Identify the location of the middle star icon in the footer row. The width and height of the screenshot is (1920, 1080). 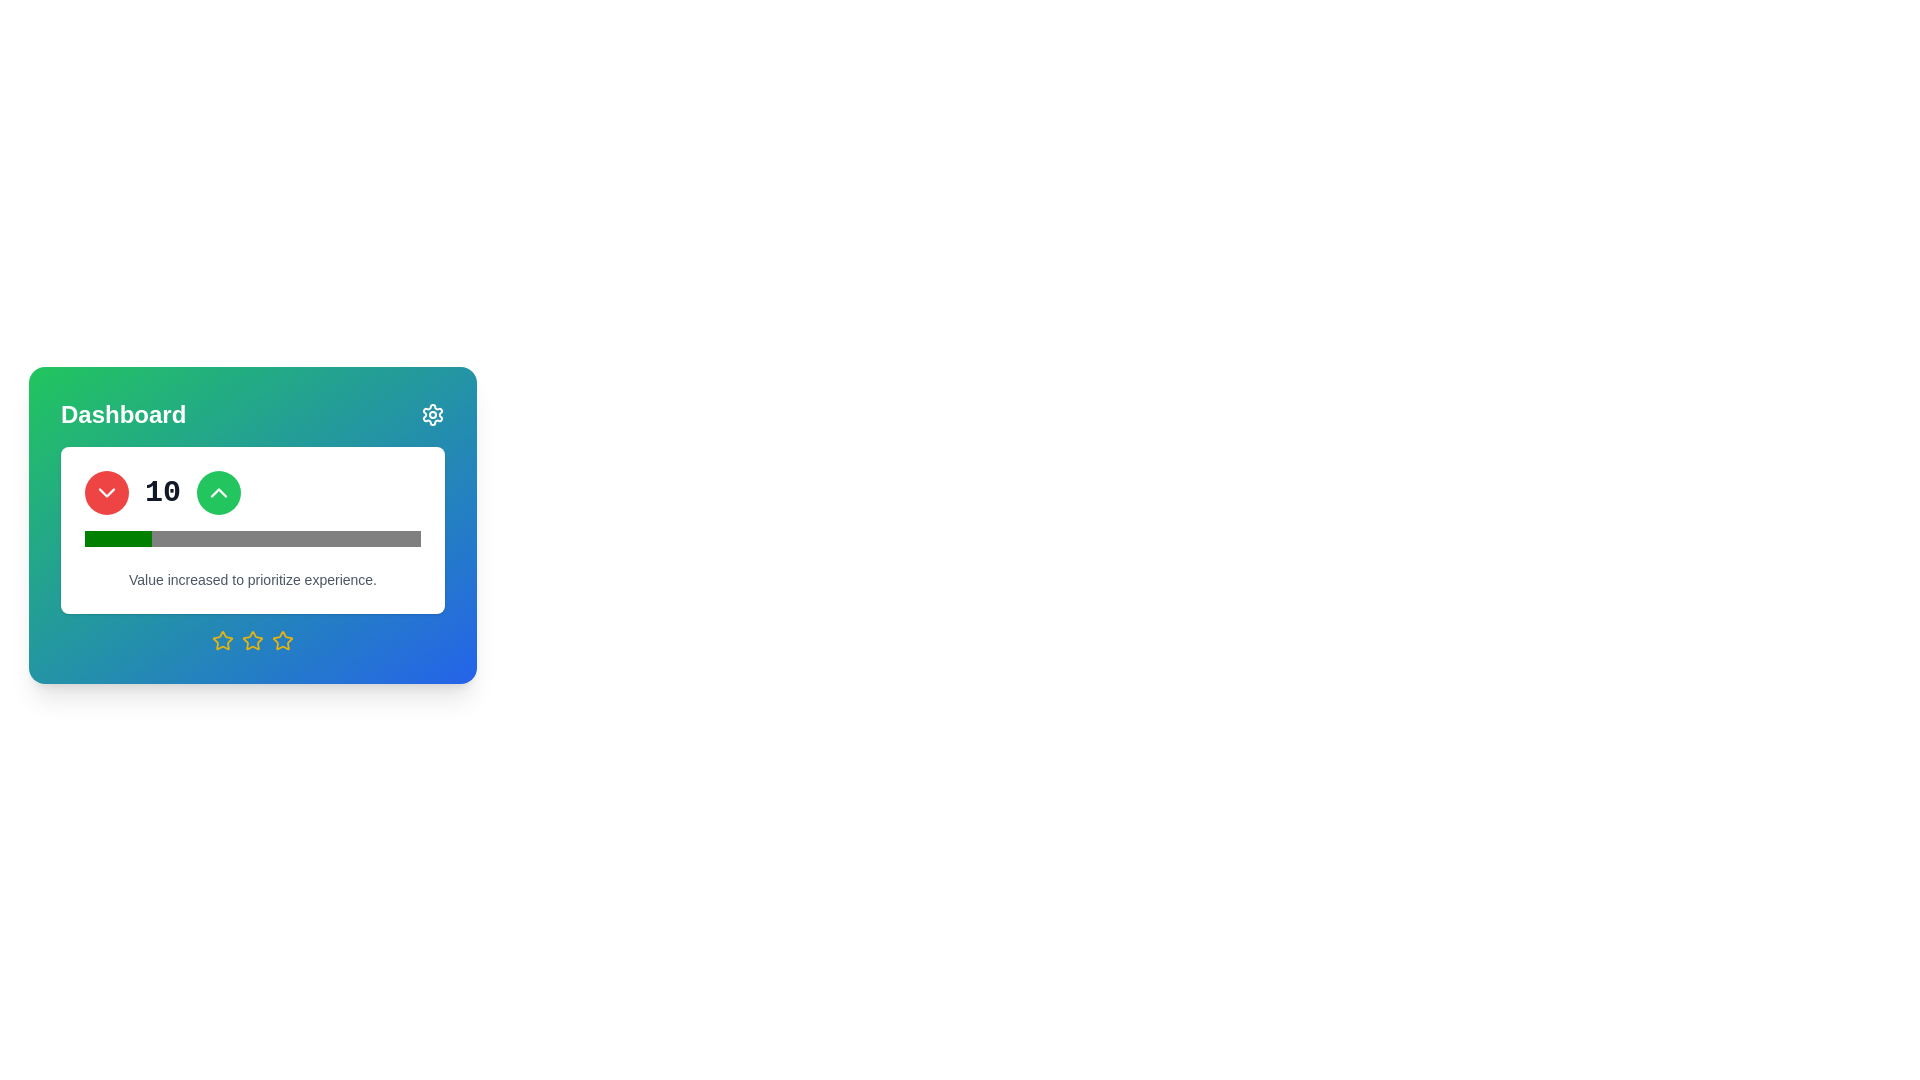
(252, 640).